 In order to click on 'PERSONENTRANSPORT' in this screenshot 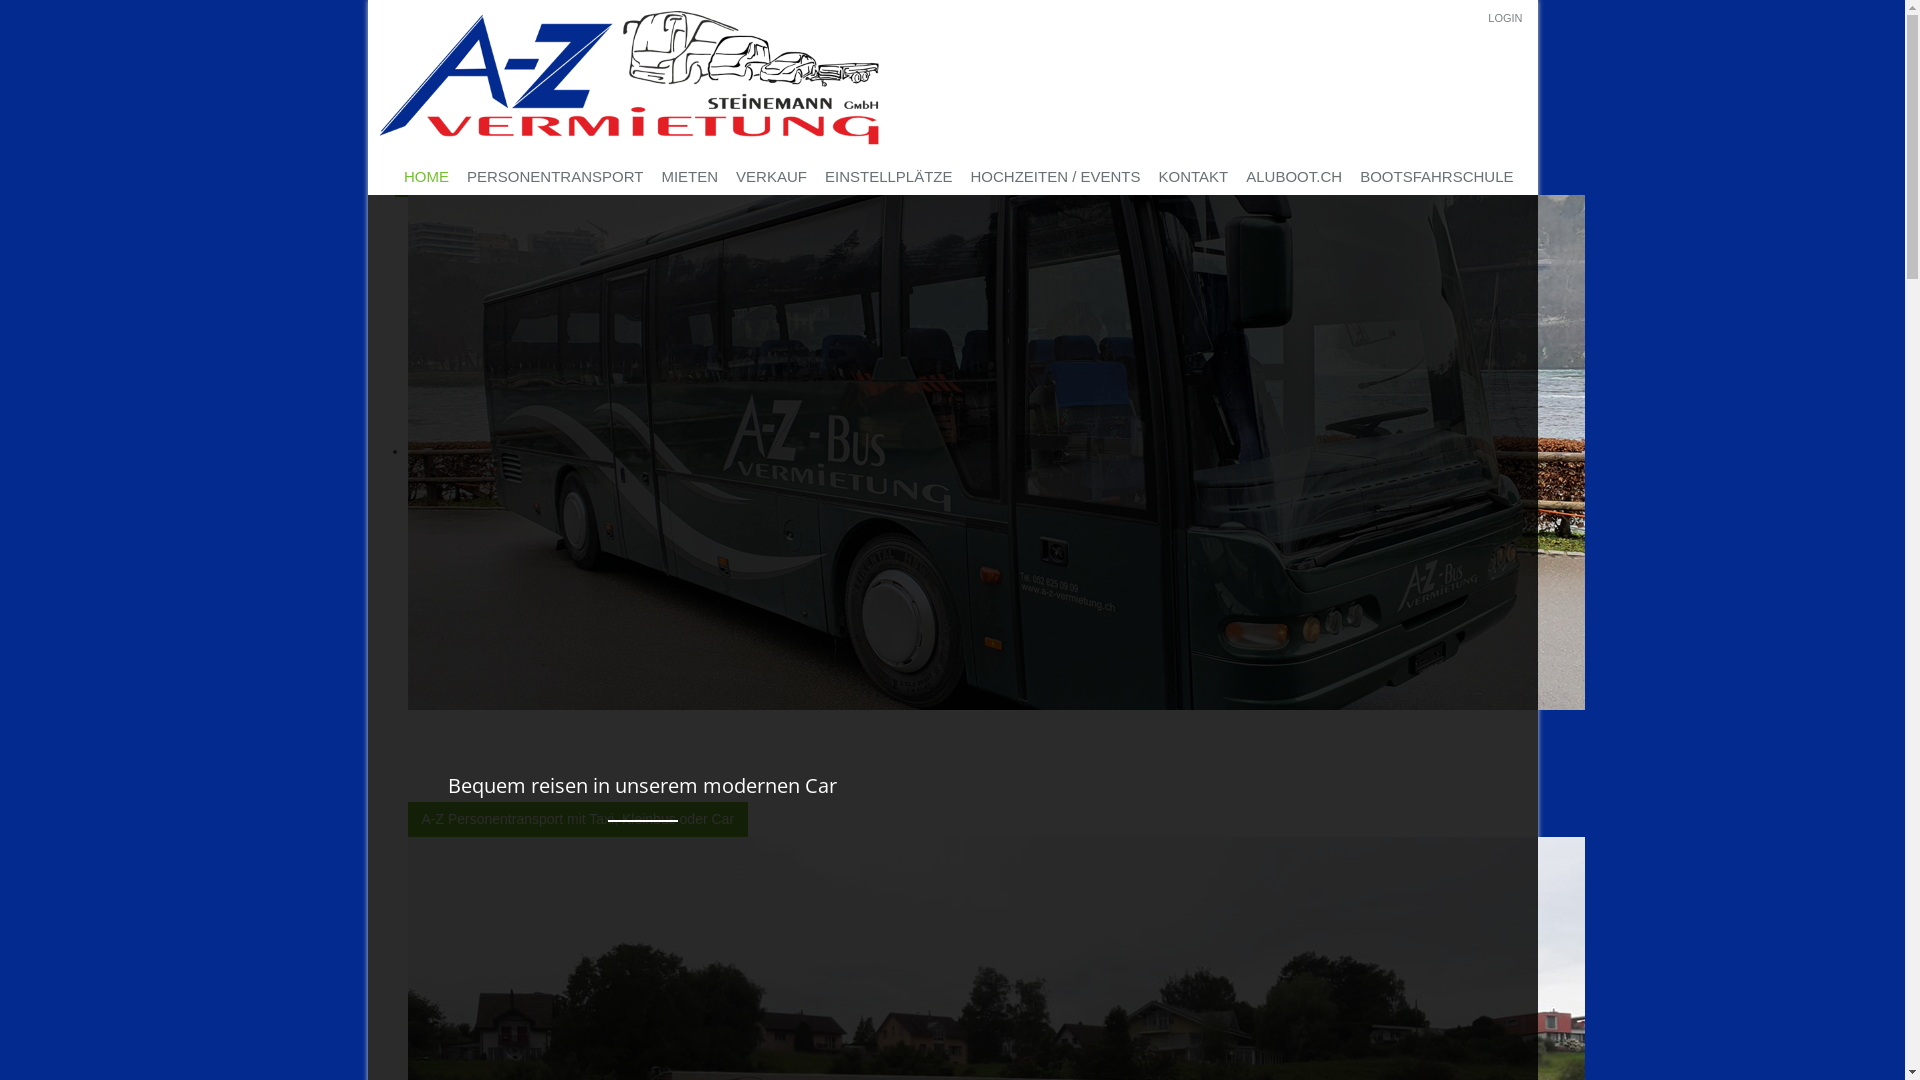, I will do `click(555, 176)`.